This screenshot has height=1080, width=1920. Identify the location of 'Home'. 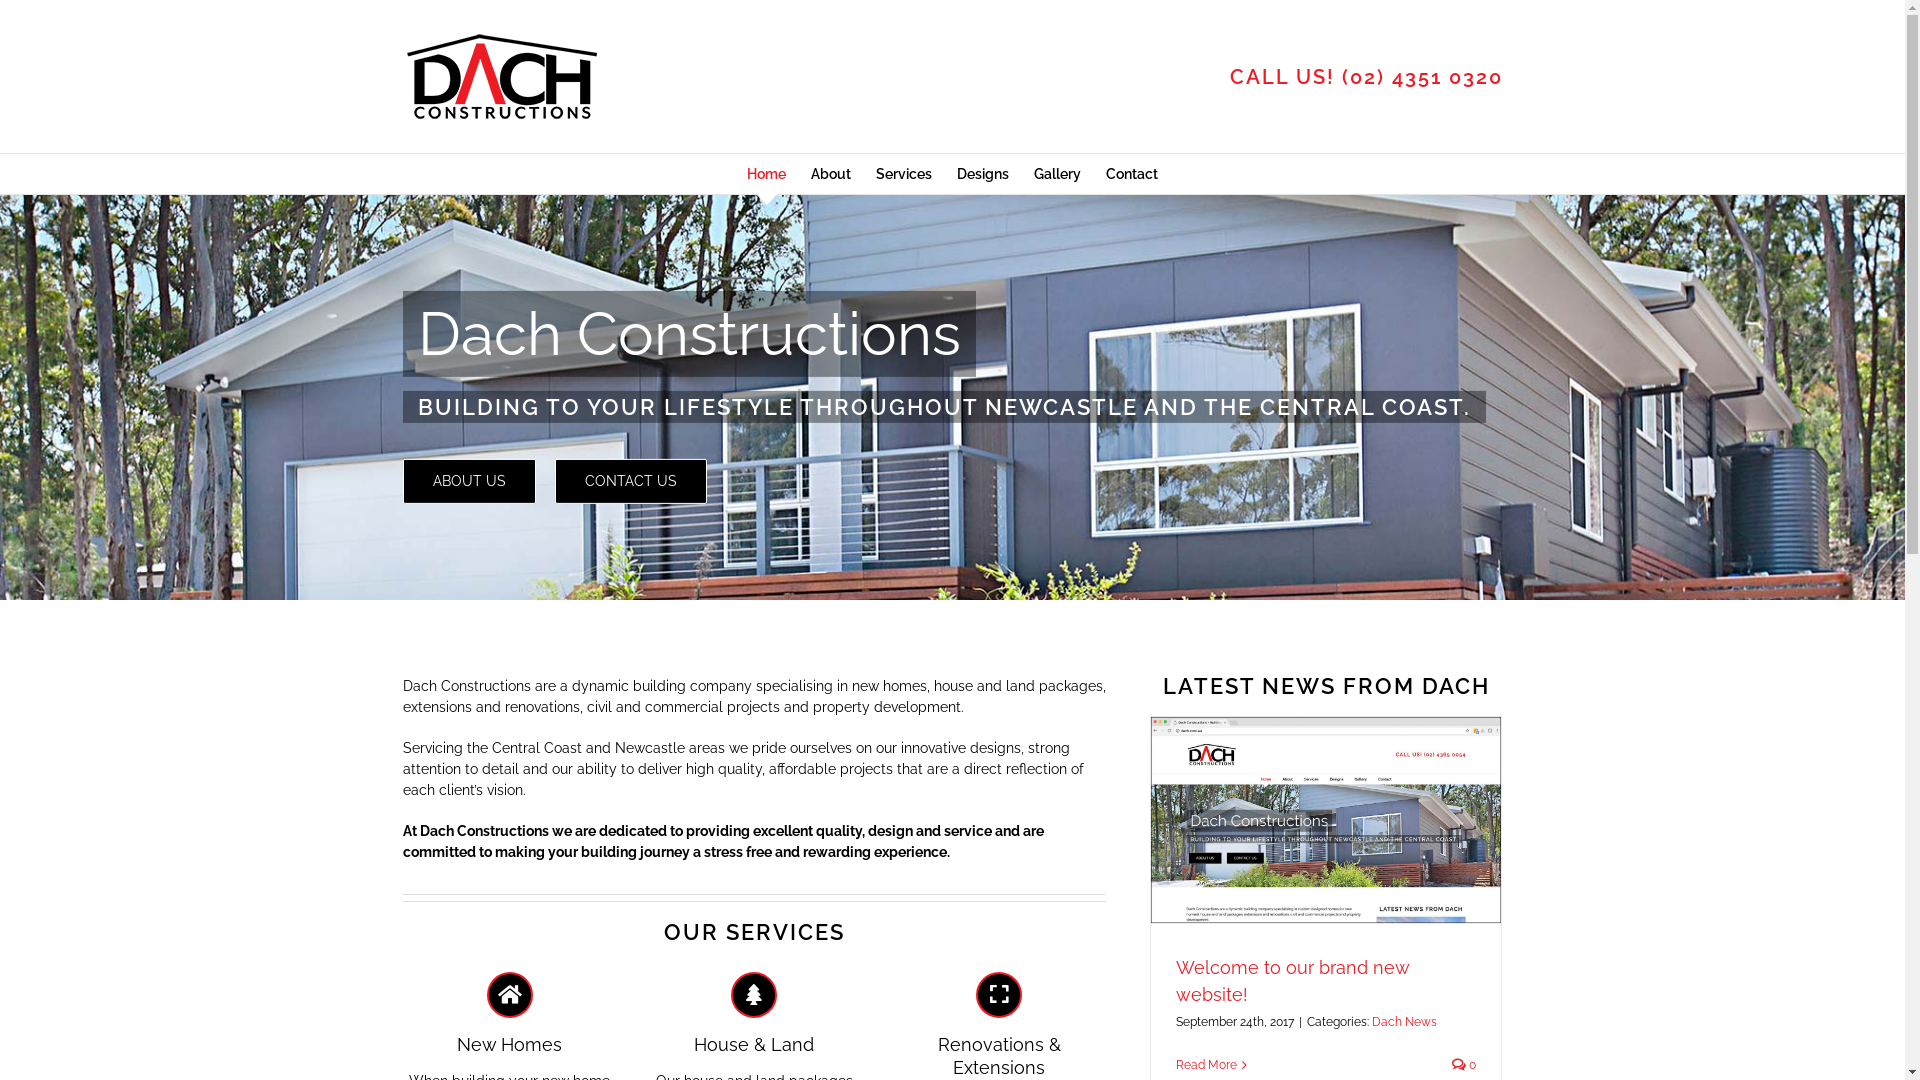
(765, 172).